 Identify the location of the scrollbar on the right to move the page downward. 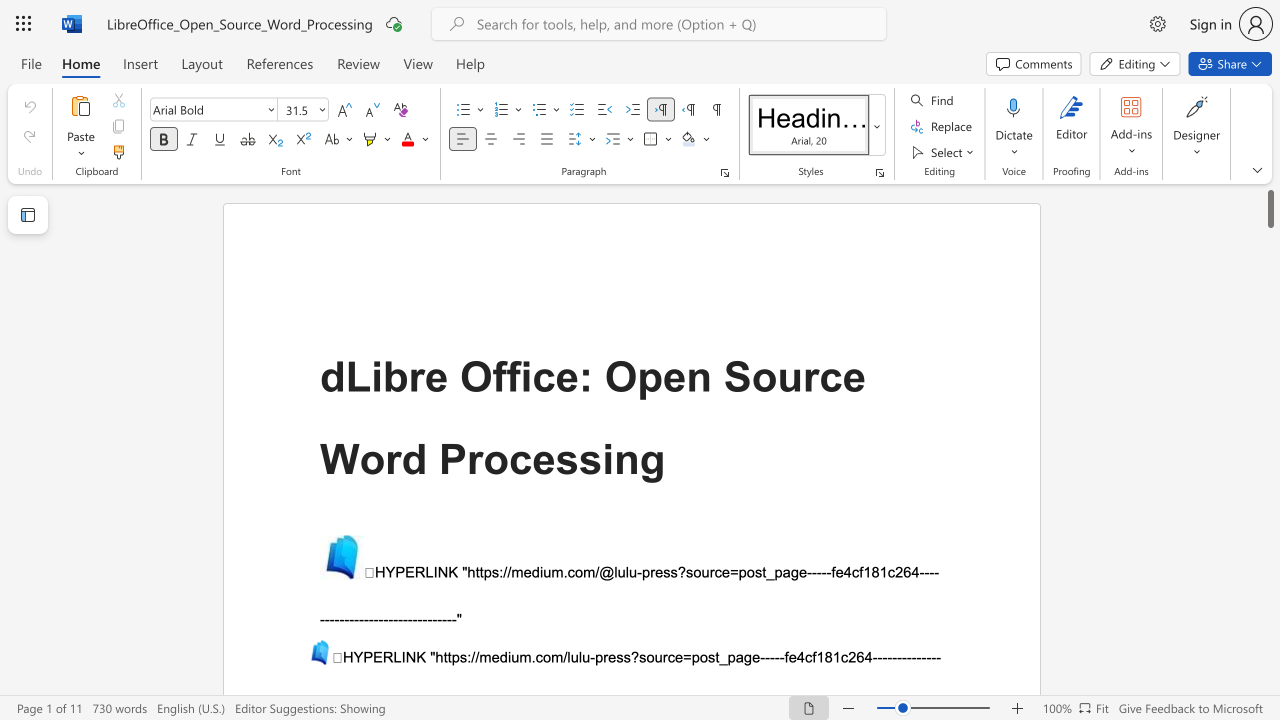
(1269, 498).